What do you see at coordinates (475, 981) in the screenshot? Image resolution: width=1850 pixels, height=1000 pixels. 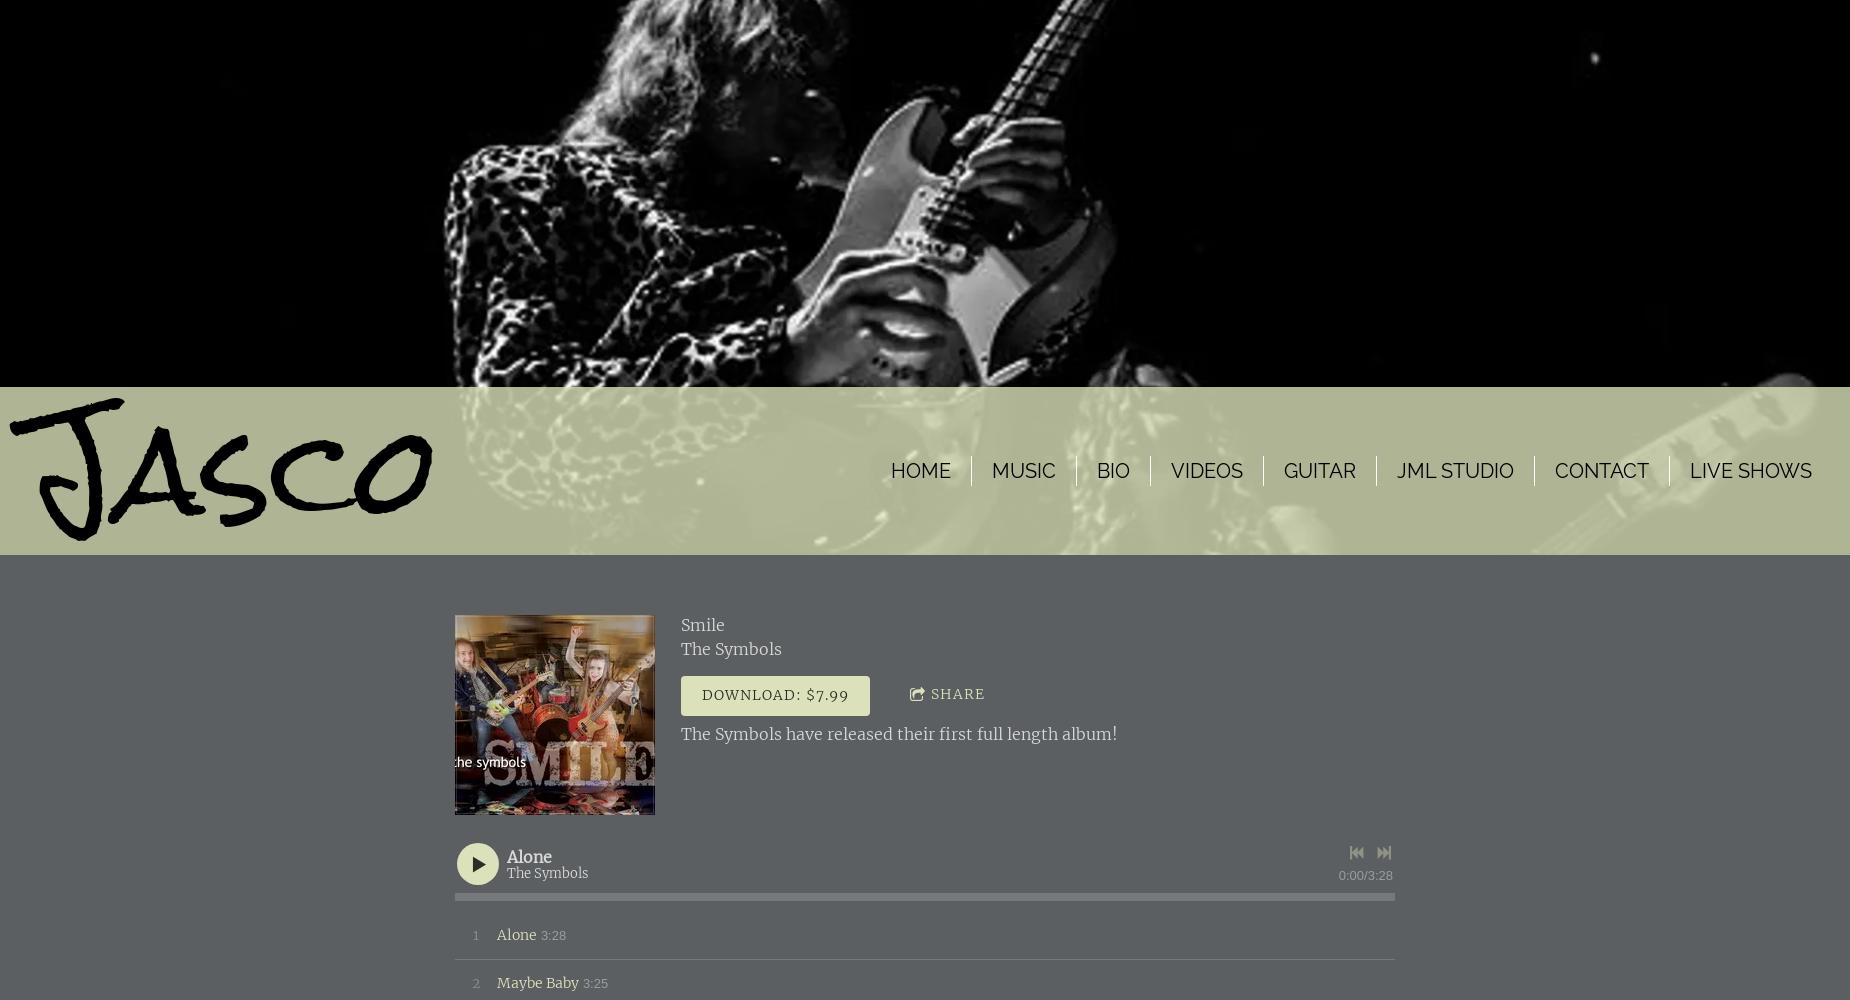 I see `'2'` at bounding box center [475, 981].